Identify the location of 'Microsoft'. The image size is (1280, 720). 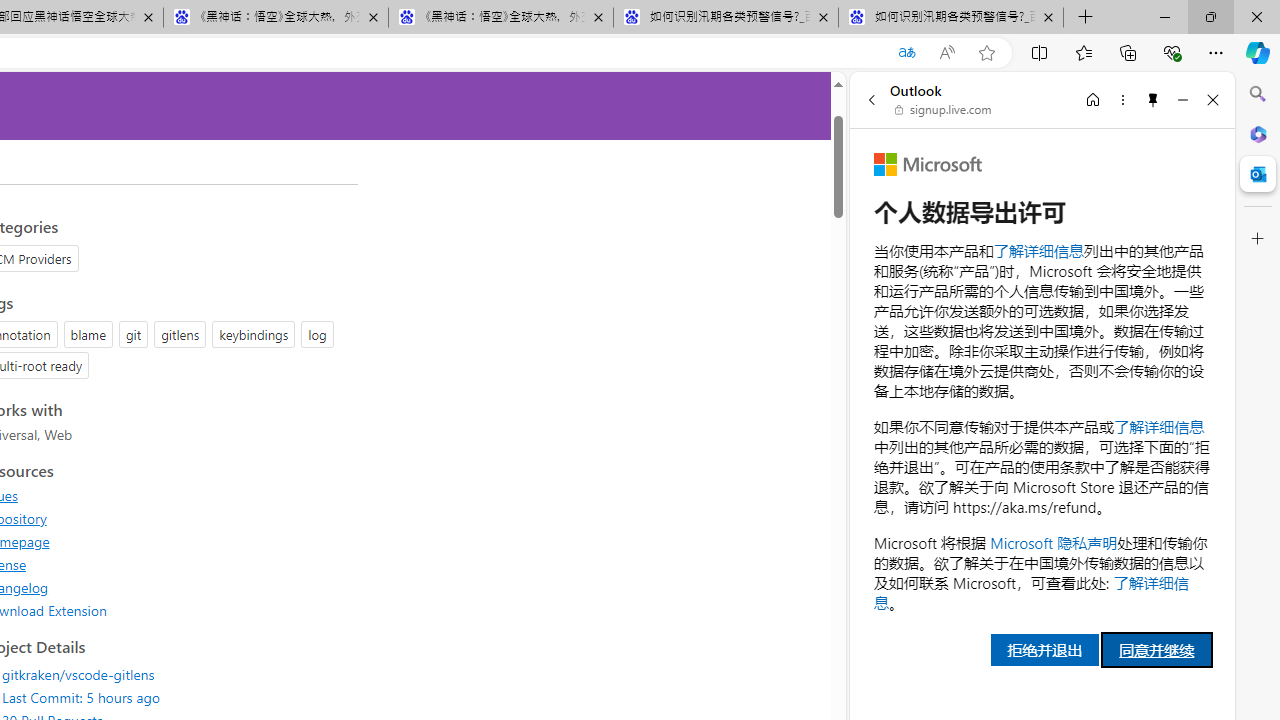
(927, 163).